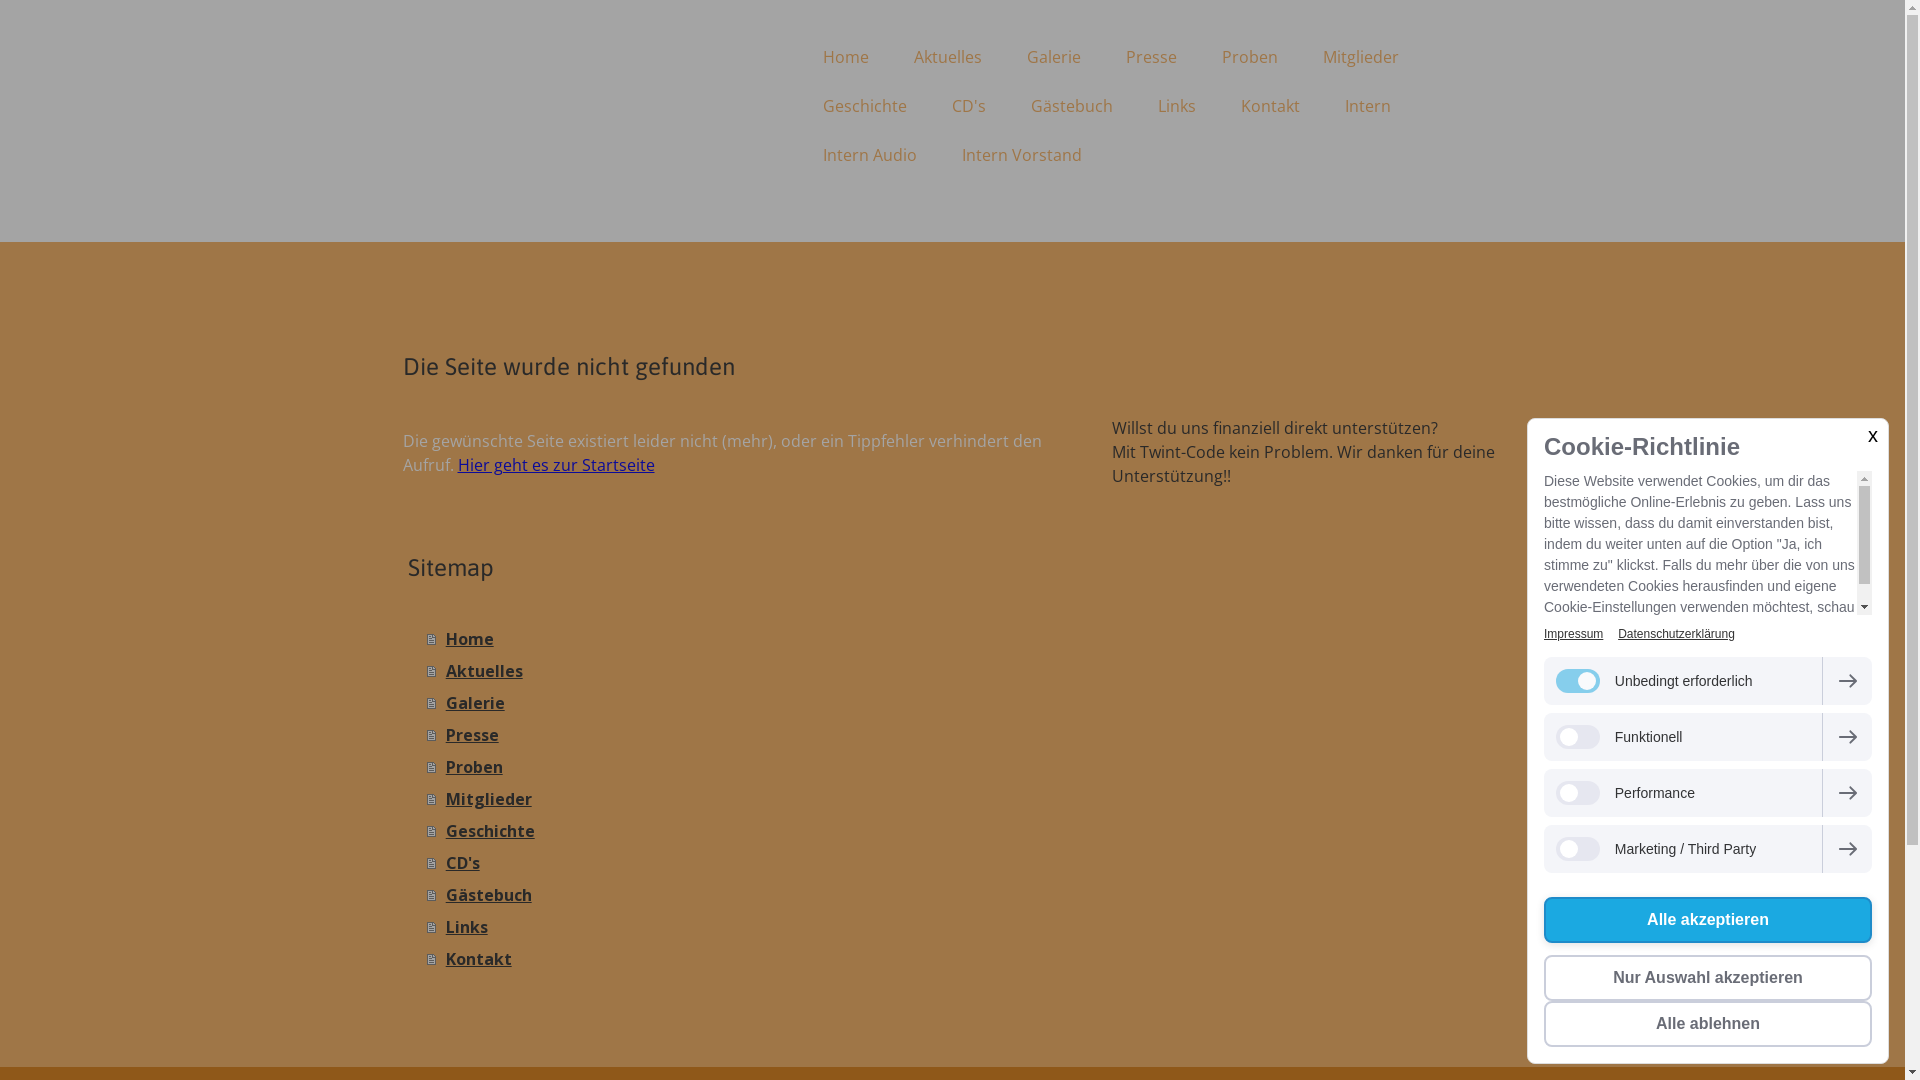 This screenshot has height=1080, width=1920. I want to click on 'Hier geht es zur Startseite', so click(456, 465).